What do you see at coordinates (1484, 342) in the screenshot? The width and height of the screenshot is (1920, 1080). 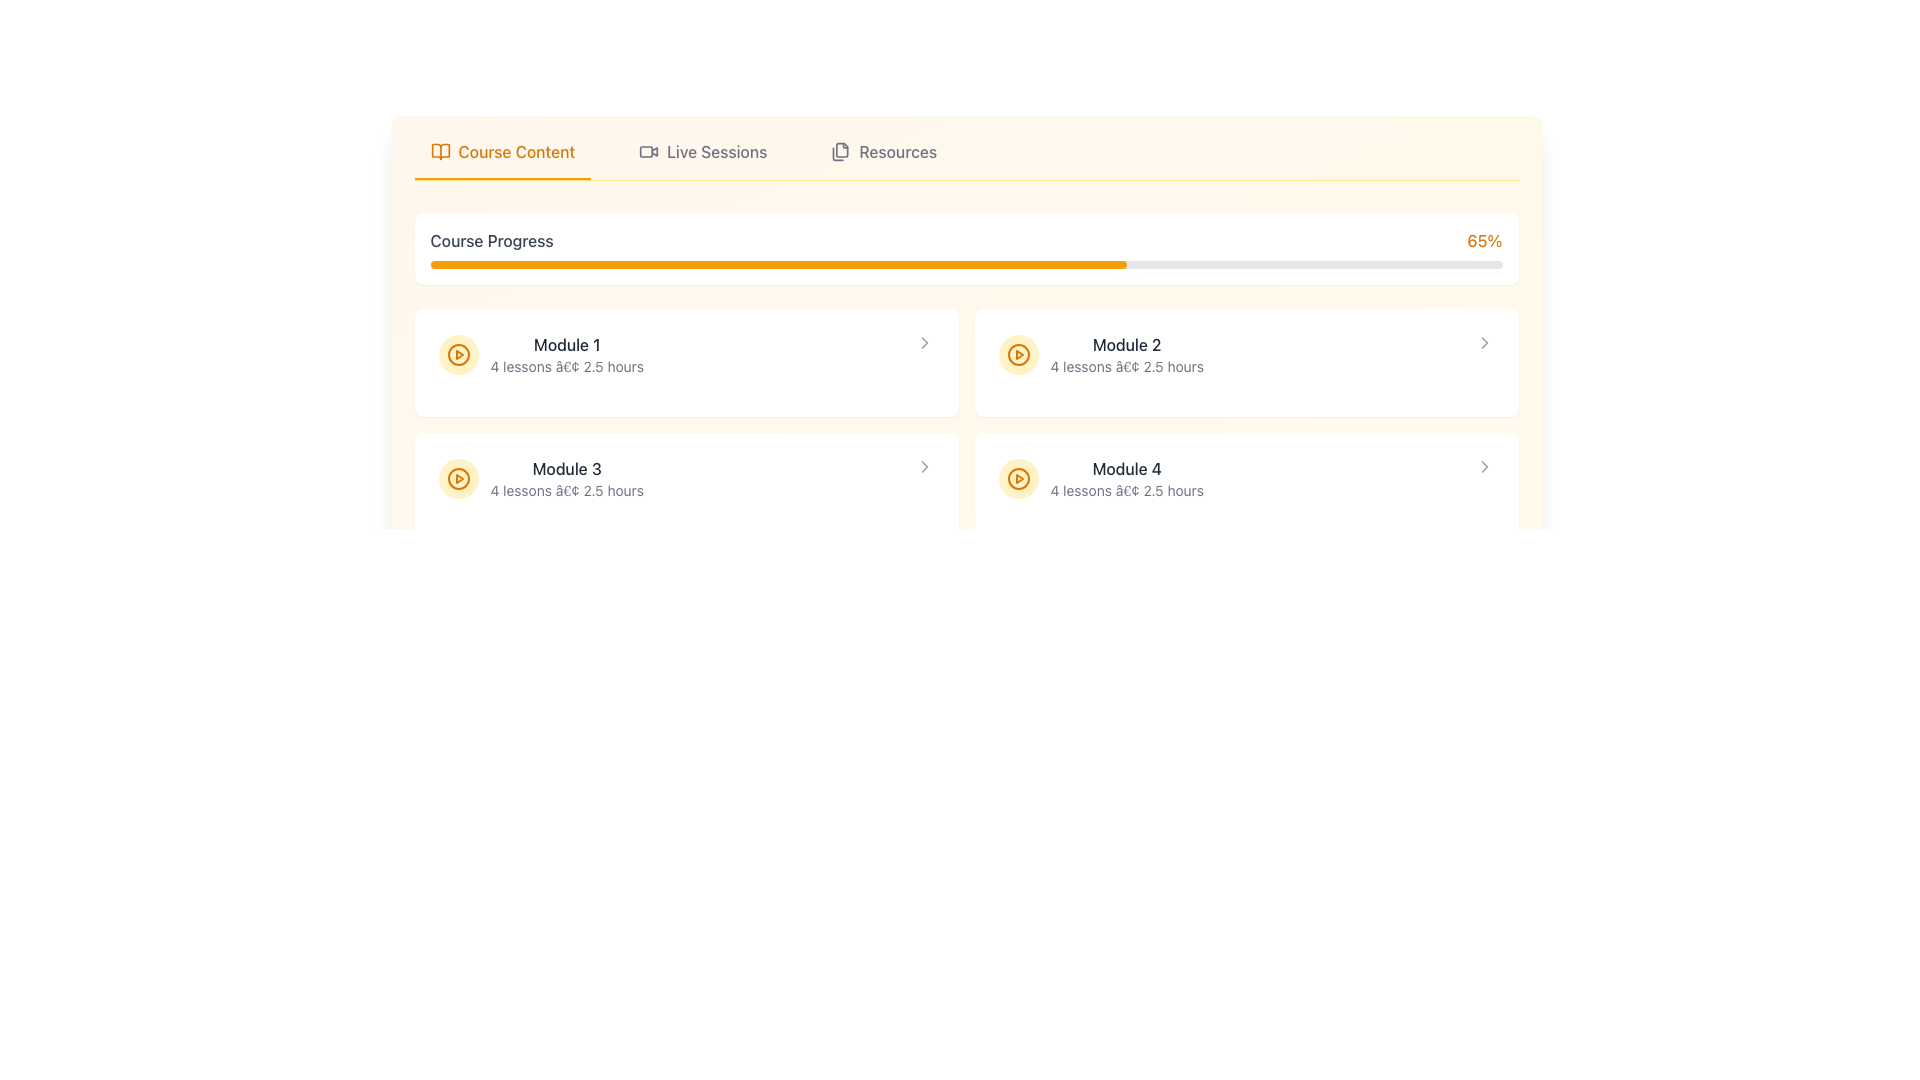 I see `the chevron icon located in the 'Module 2' card section` at bounding box center [1484, 342].